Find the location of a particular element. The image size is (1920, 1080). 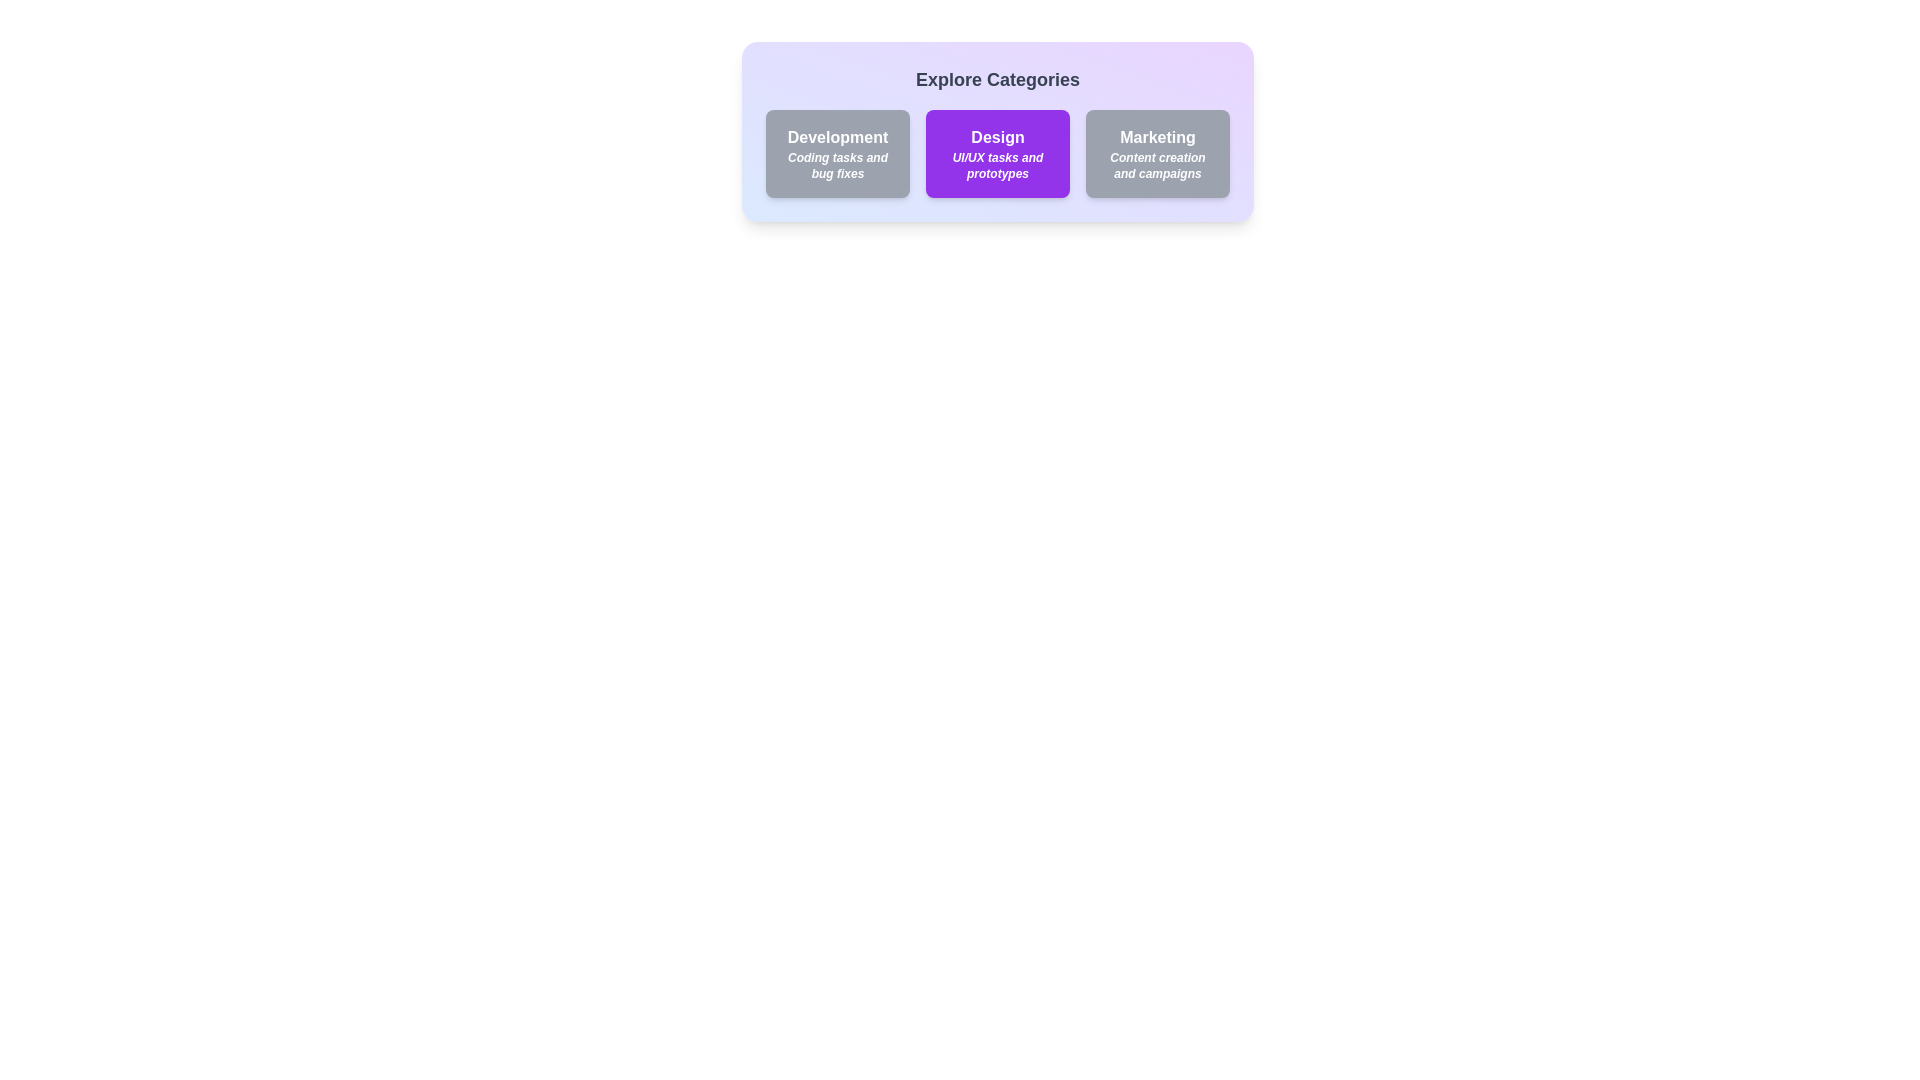

the chip labeled Development is located at coordinates (838, 153).